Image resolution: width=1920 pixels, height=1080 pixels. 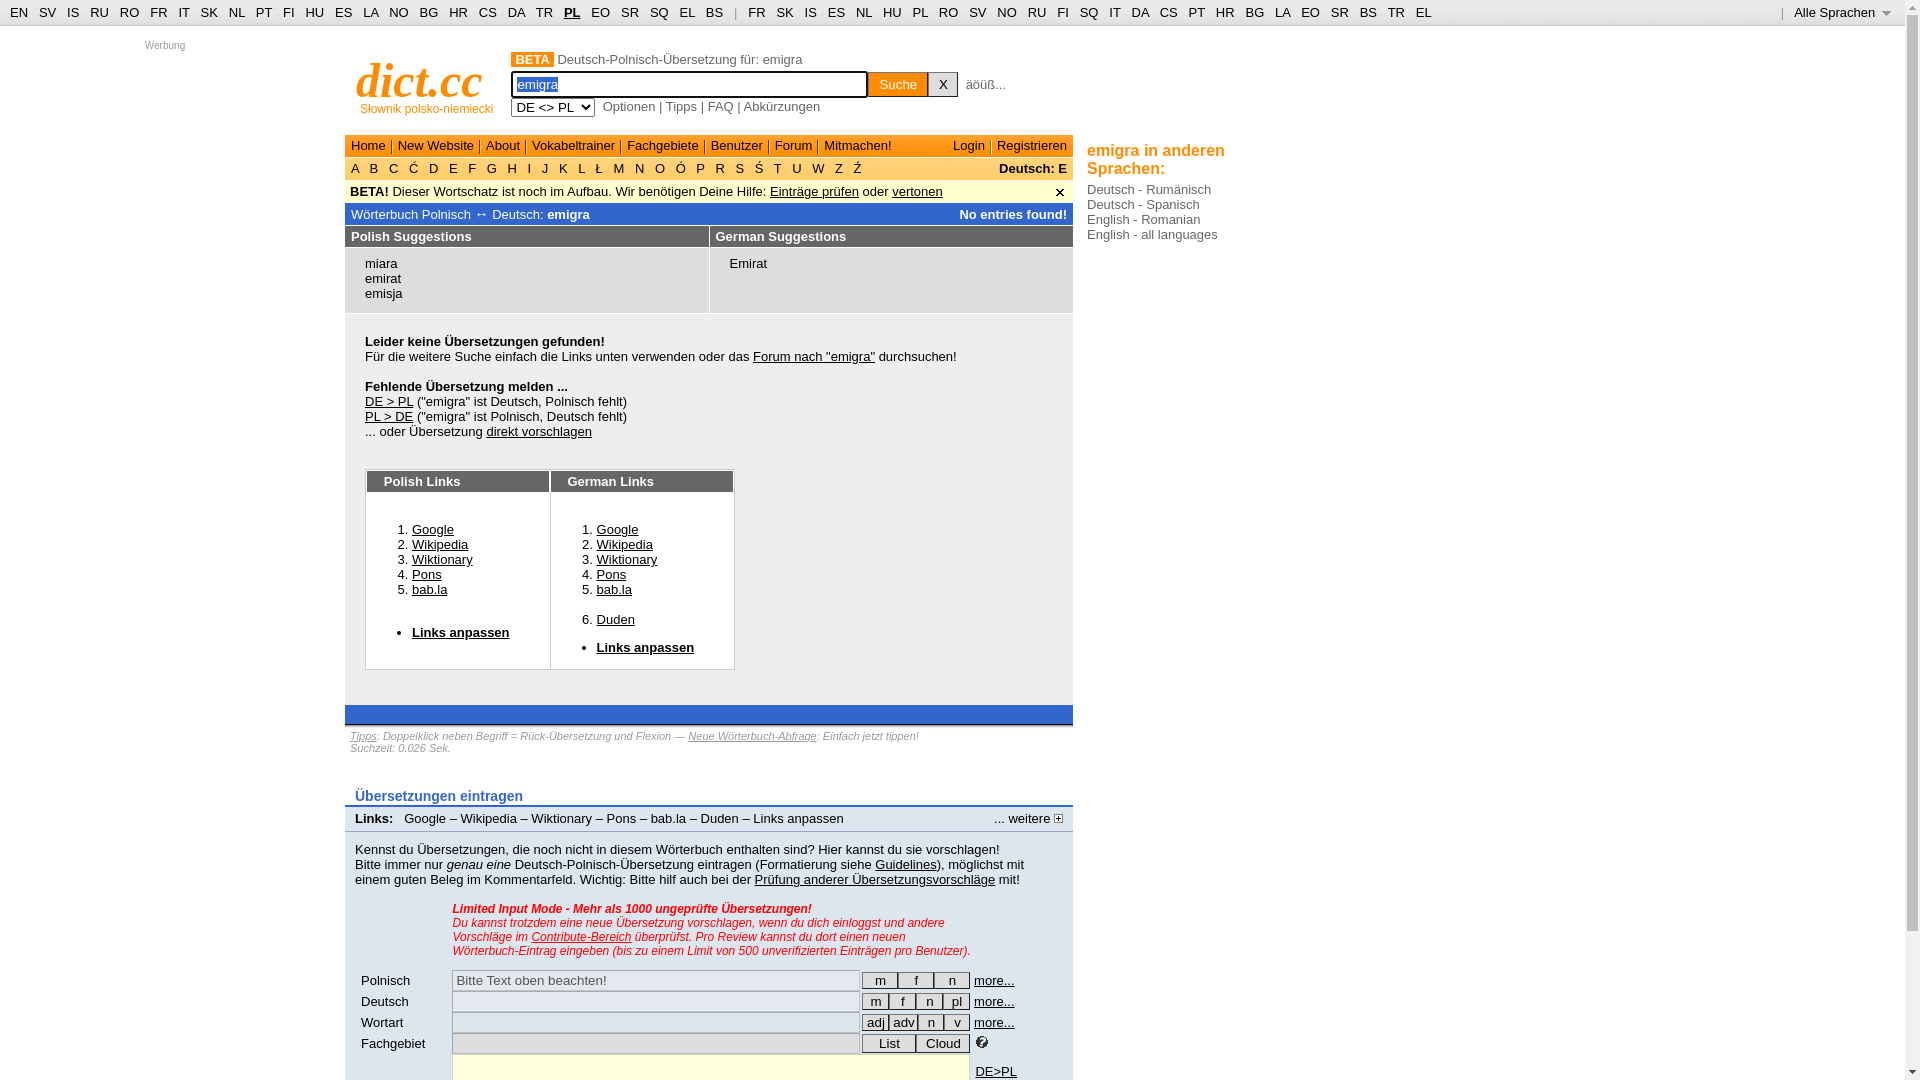 I want to click on 'About', so click(x=503, y=144).